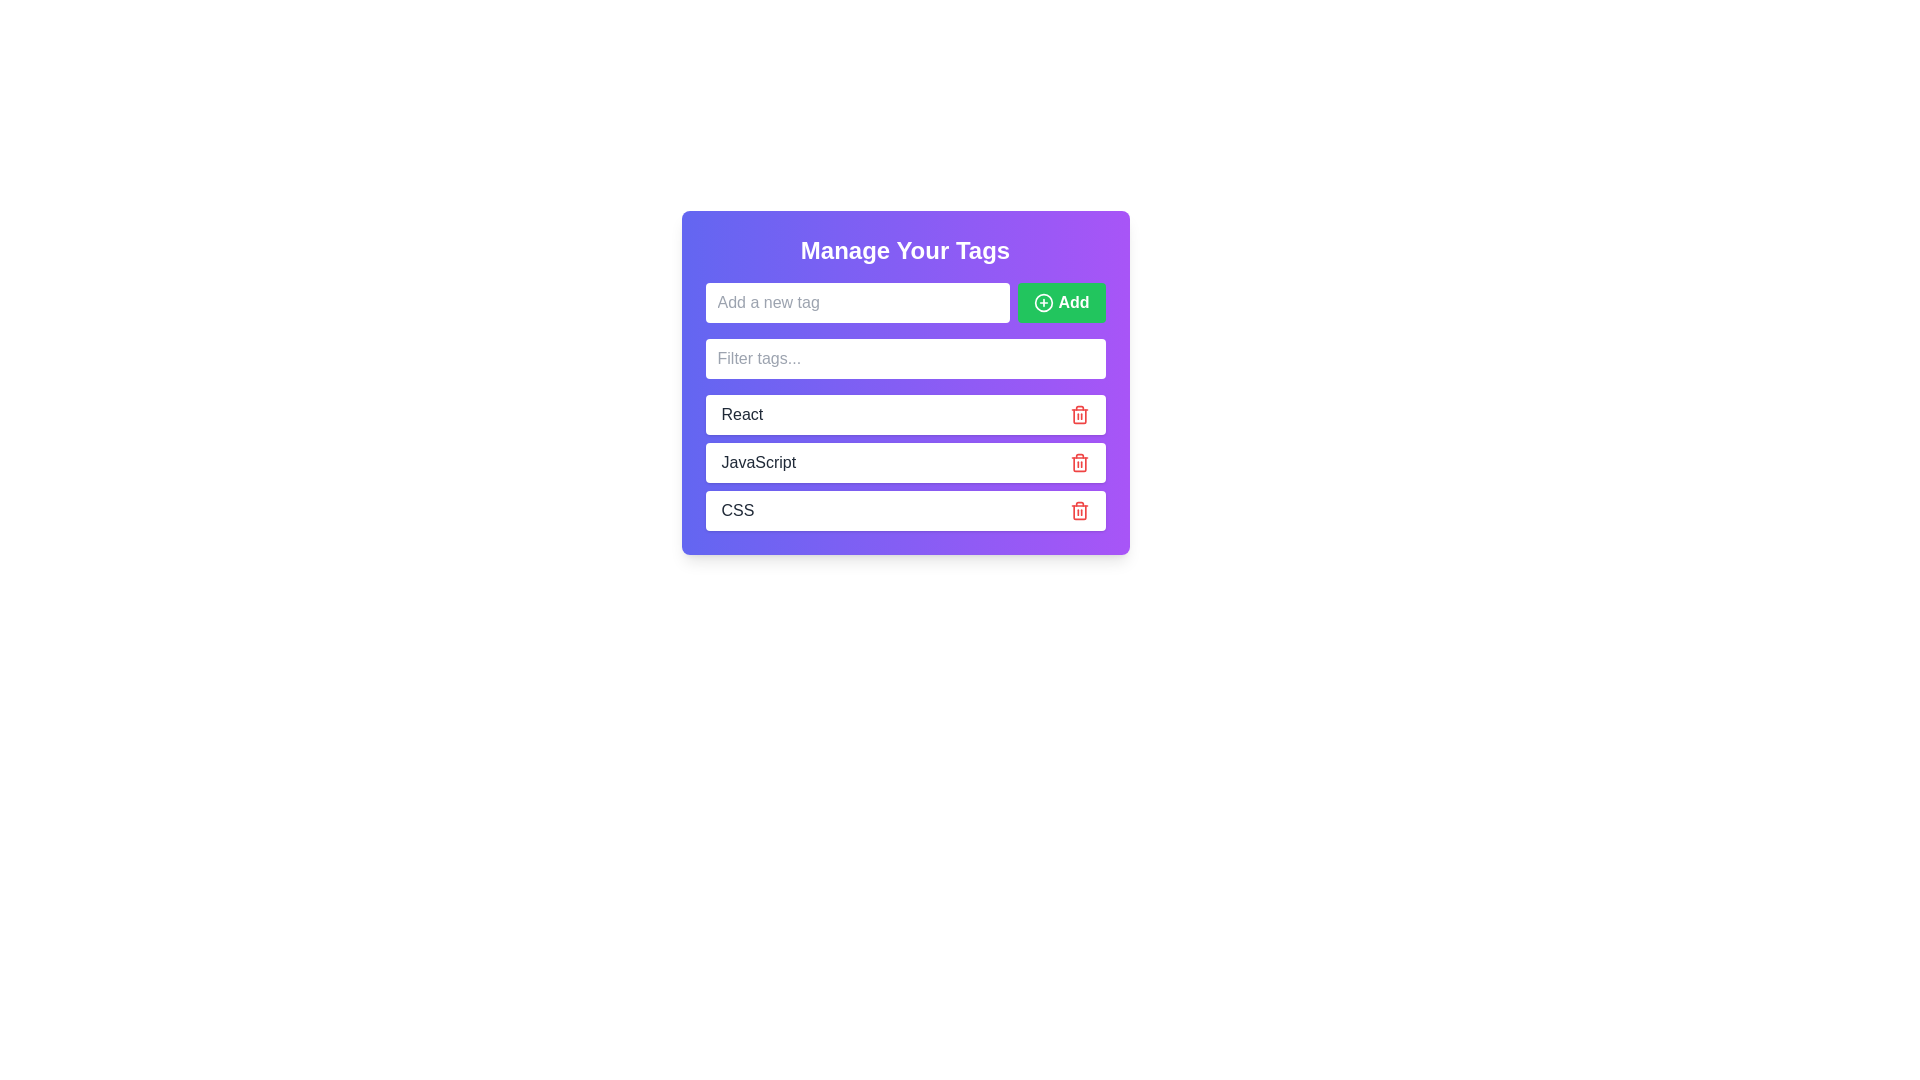 The width and height of the screenshot is (1920, 1080). Describe the element at coordinates (904, 414) in the screenshot. I see `the 'React' tag component, which includes a delete button` at that location.